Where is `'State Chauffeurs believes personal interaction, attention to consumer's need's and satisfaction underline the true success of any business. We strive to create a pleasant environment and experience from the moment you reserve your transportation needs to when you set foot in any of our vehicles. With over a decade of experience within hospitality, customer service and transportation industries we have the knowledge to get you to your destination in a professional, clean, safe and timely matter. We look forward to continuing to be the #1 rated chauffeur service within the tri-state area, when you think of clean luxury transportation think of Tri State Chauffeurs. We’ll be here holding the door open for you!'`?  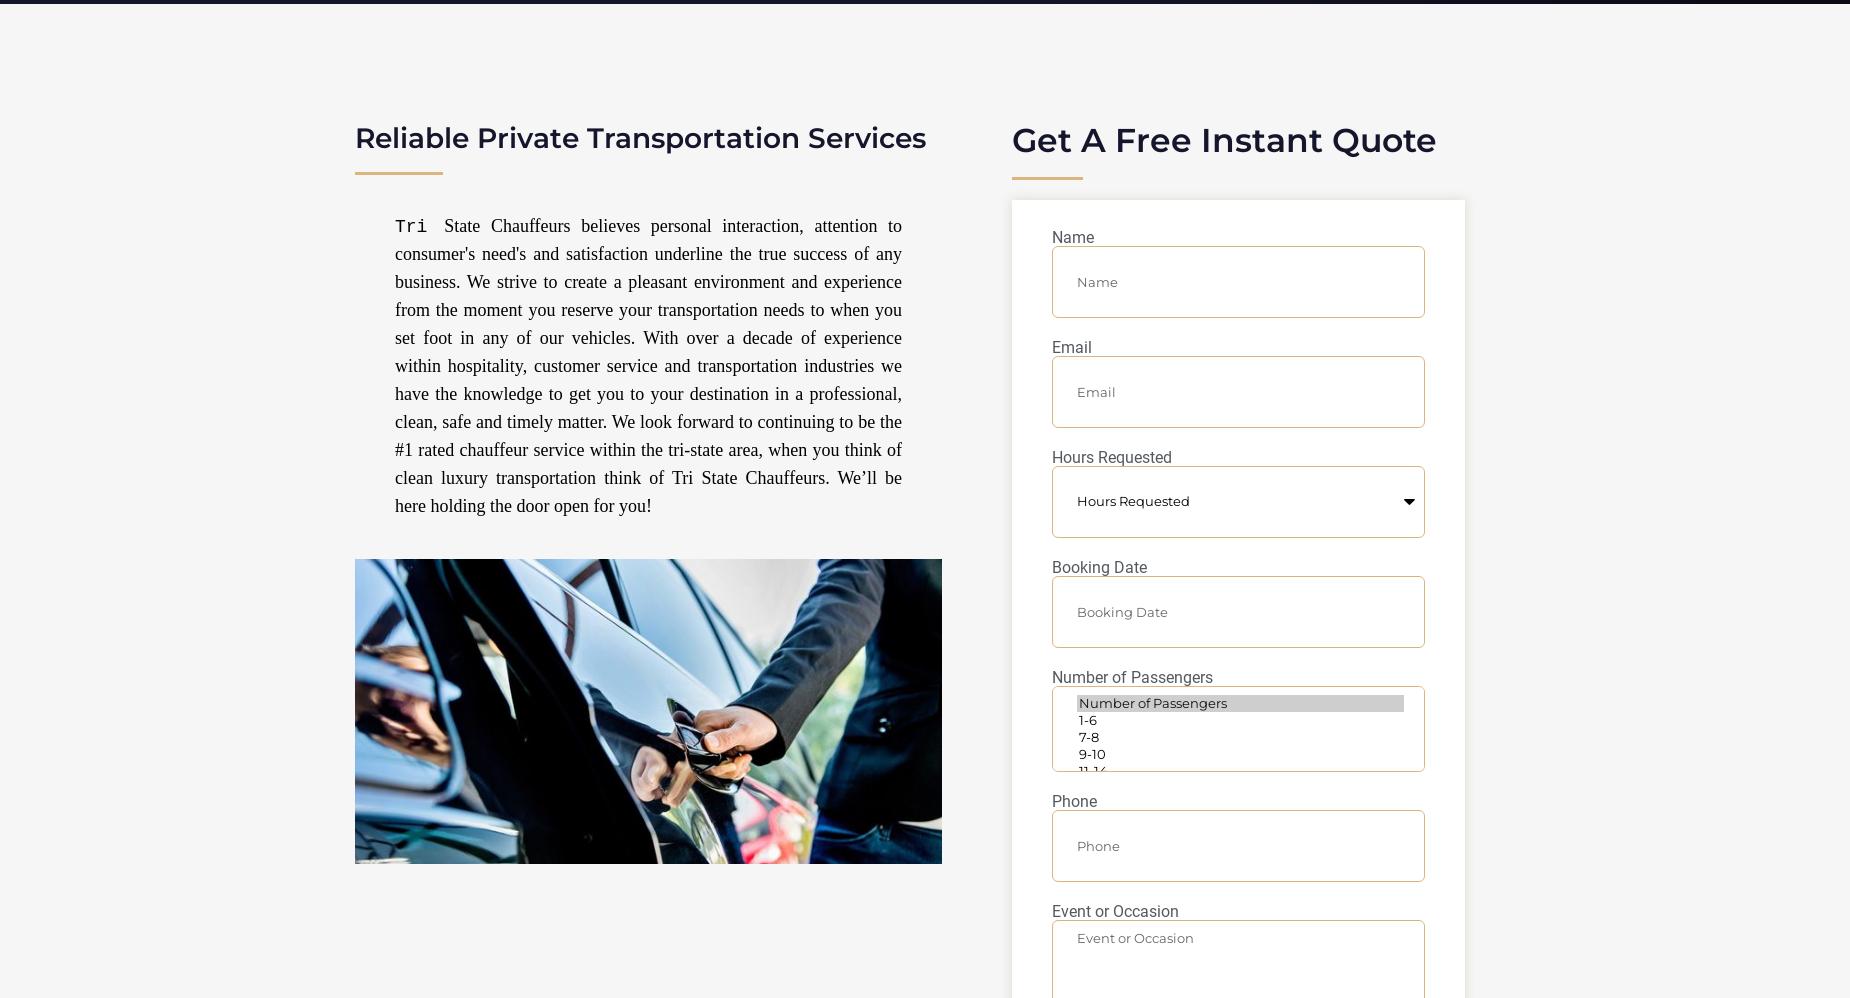 'State Chauffeurs believes personal interaction, attention to consumer's need's and satisfaction underline the true success of any business. We strive to create a pleasant environment and experience from the moment you reserve your transportation needs to when you set foot in any of our vehicles. With over a decade of experience within hospitality, customer service and transportation industries we have the knowledge to get you to your destination in a professional, clean, safe and timely matter. We look forward to continuing to be the #1 rated chauffeur service within the tri-state area, when you think of clean luxury transportation think of Tri State Chauffeurs. We’ll be here holding the door open for you!' is located at coordinates (650, 364).